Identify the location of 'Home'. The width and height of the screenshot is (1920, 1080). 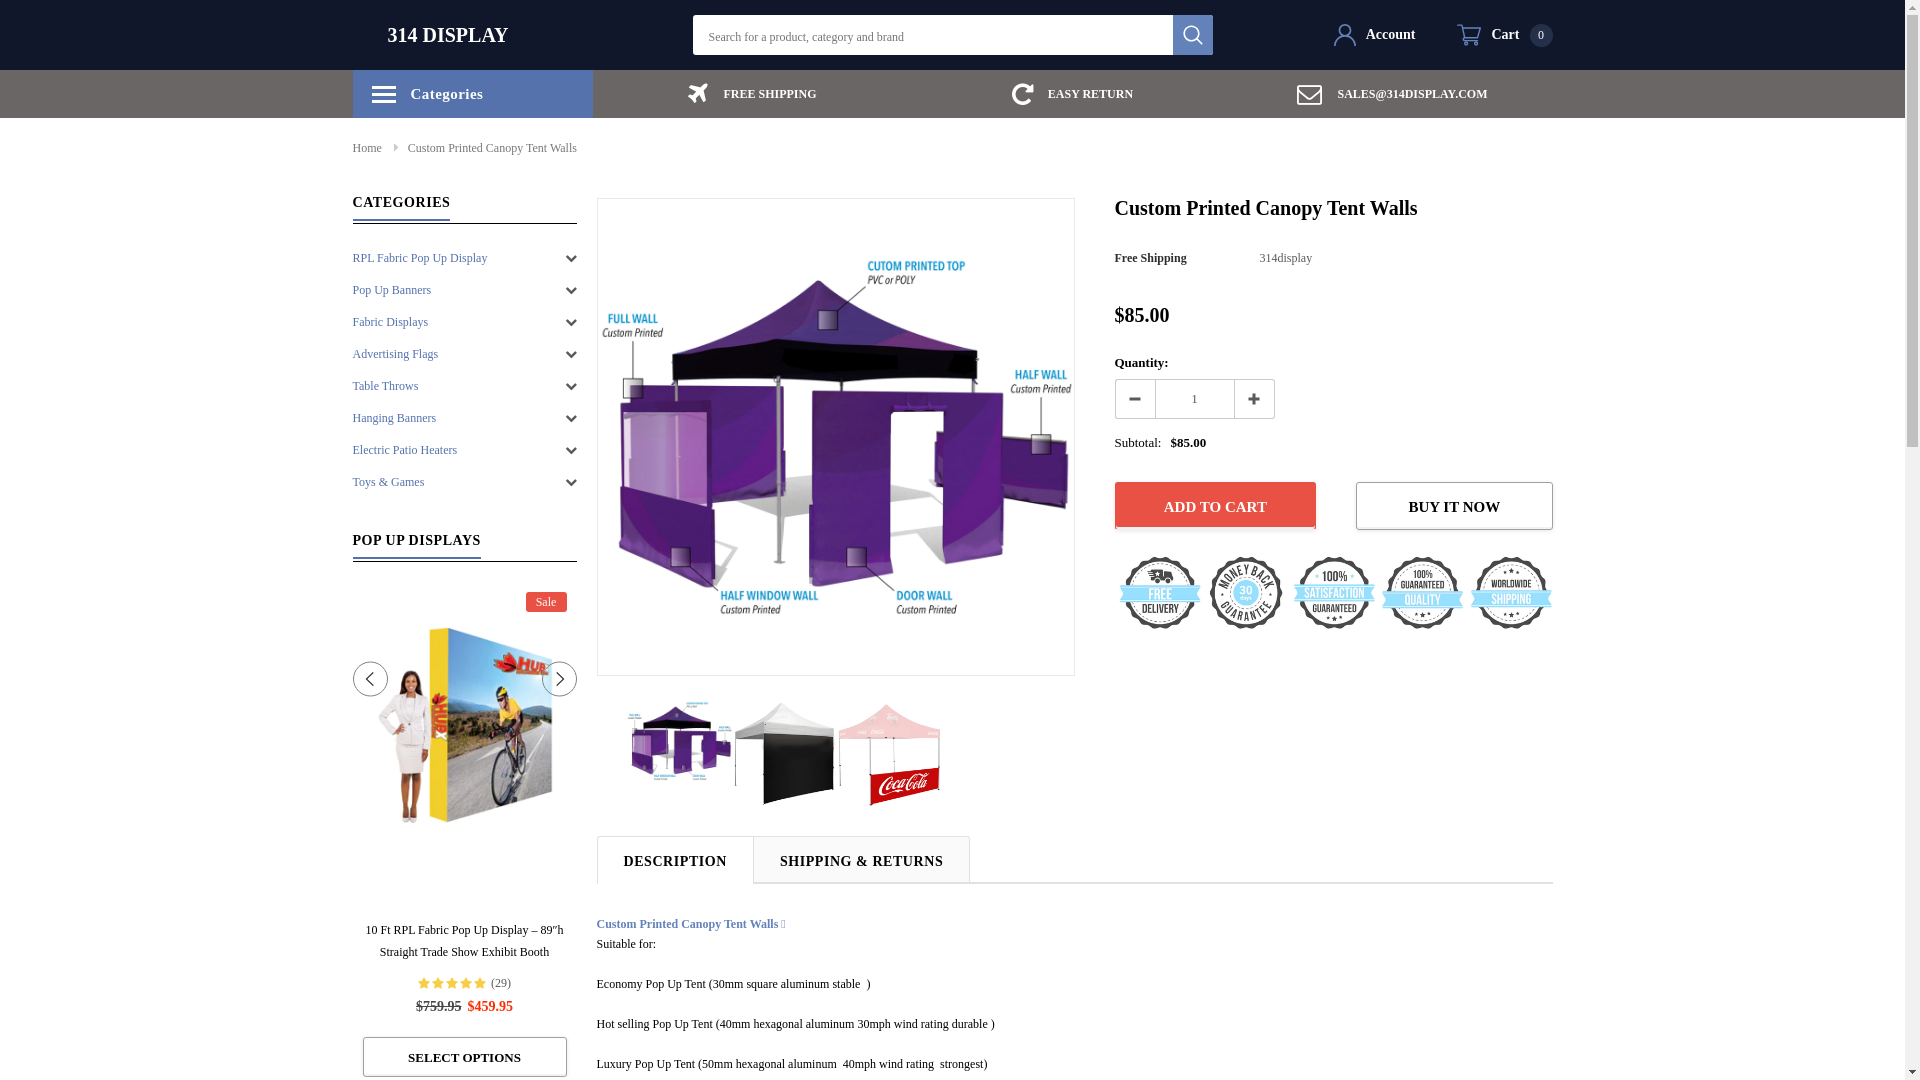
(366, 146).